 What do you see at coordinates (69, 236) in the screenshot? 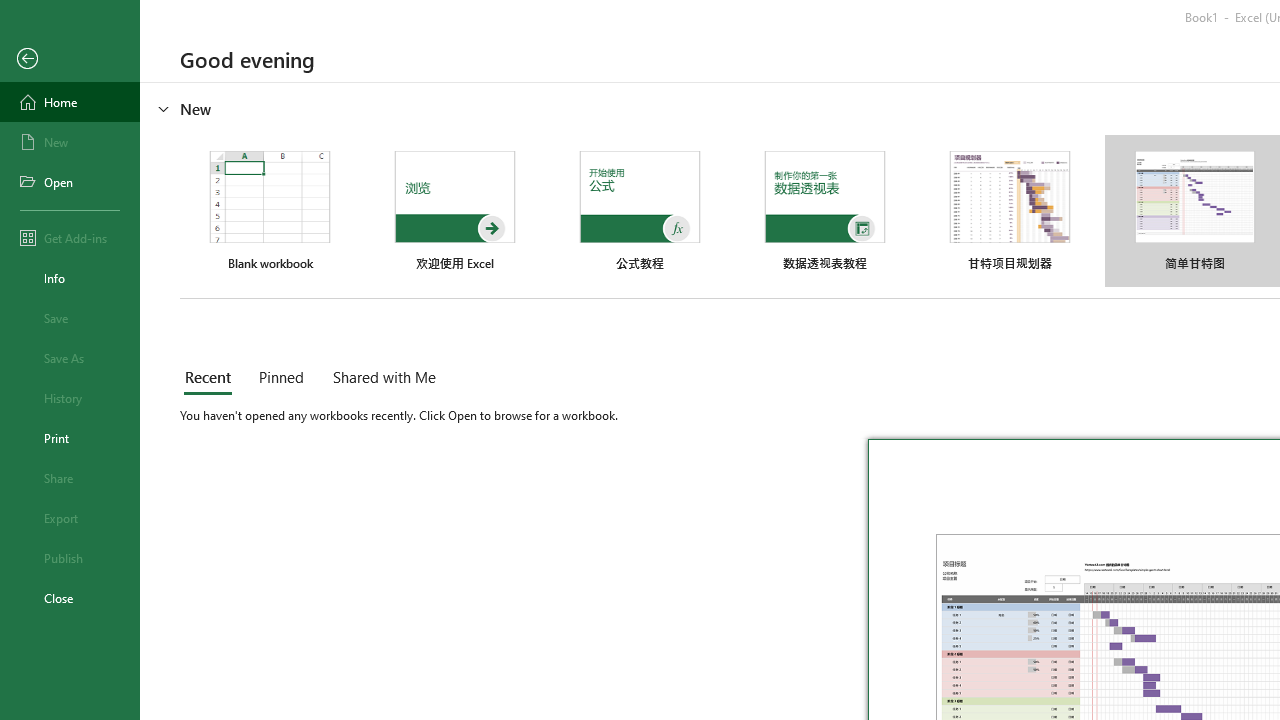
I see `'Get Add-ins'` at bounding box center [69, 236].